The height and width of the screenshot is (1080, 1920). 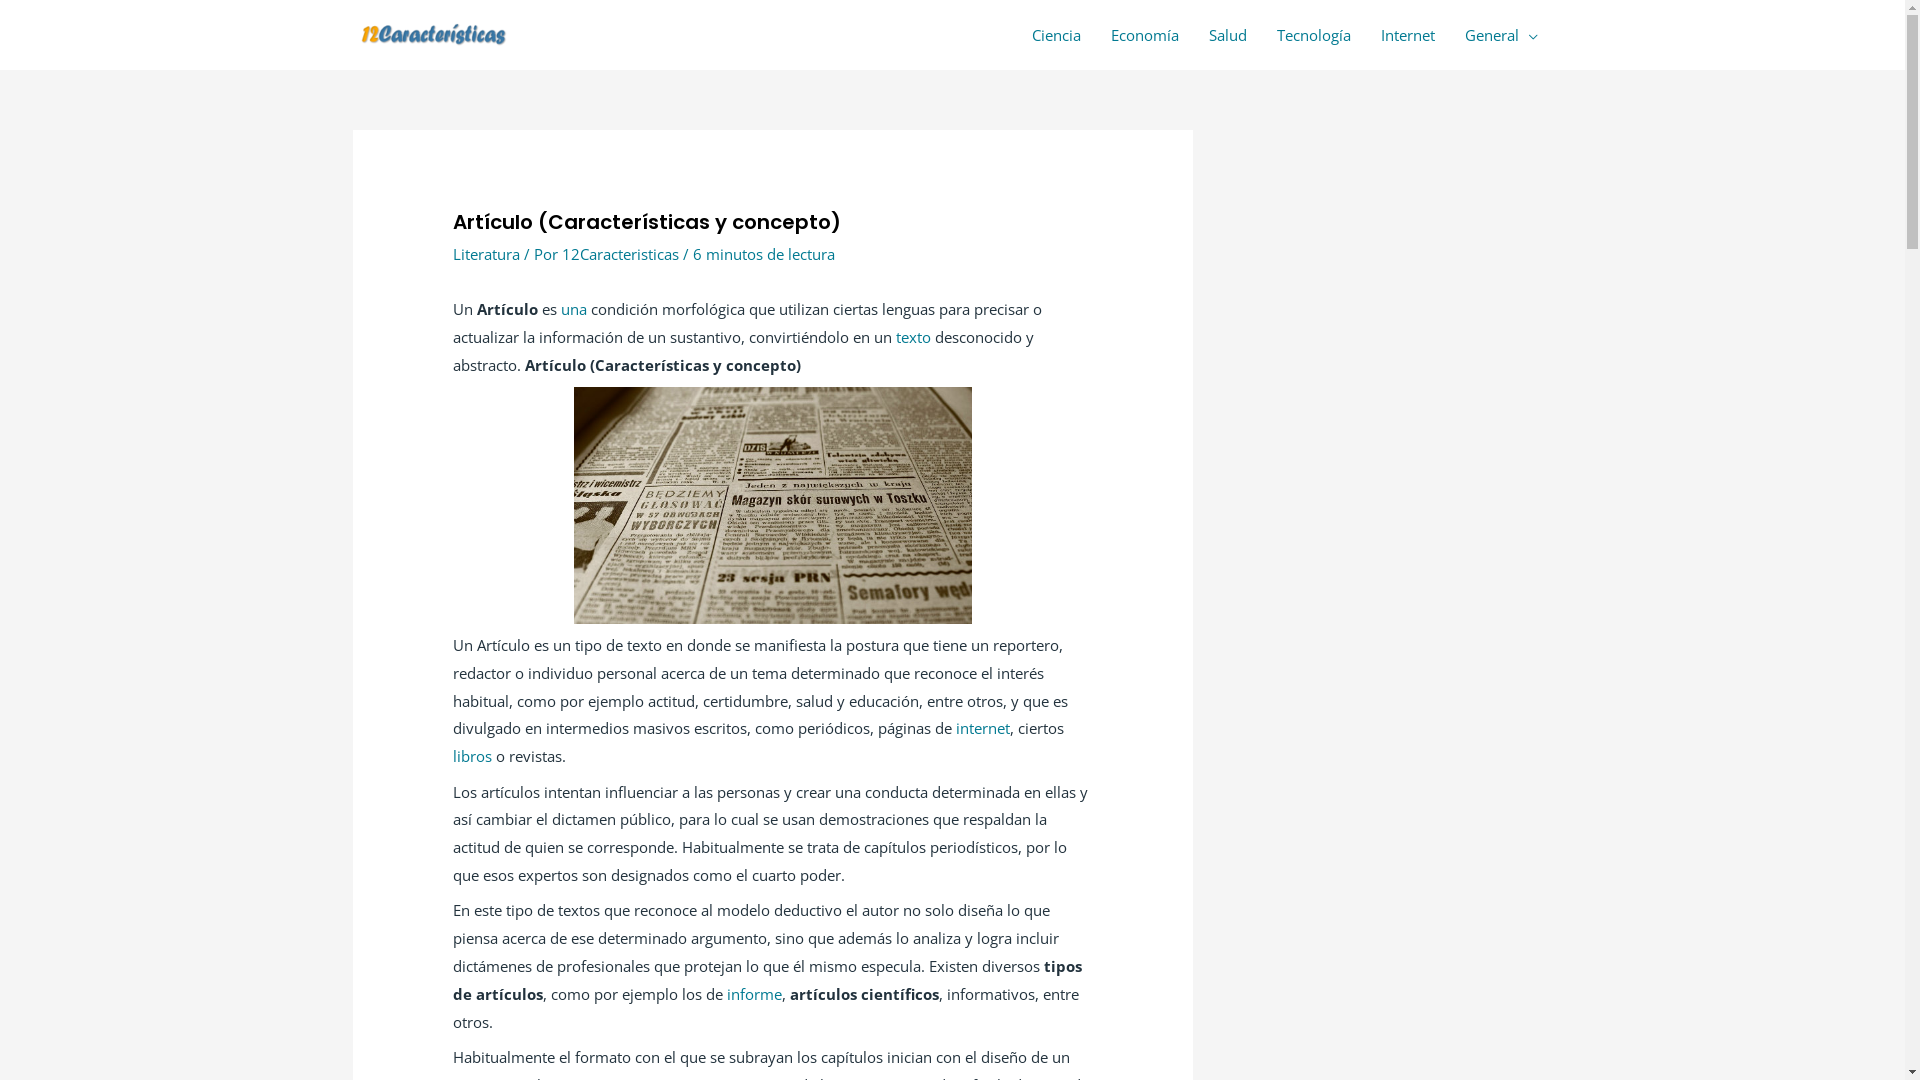 What do you see at coordinates (573, 308) in the screenshot?
I see `'una'` at bounding box center [573, 308].